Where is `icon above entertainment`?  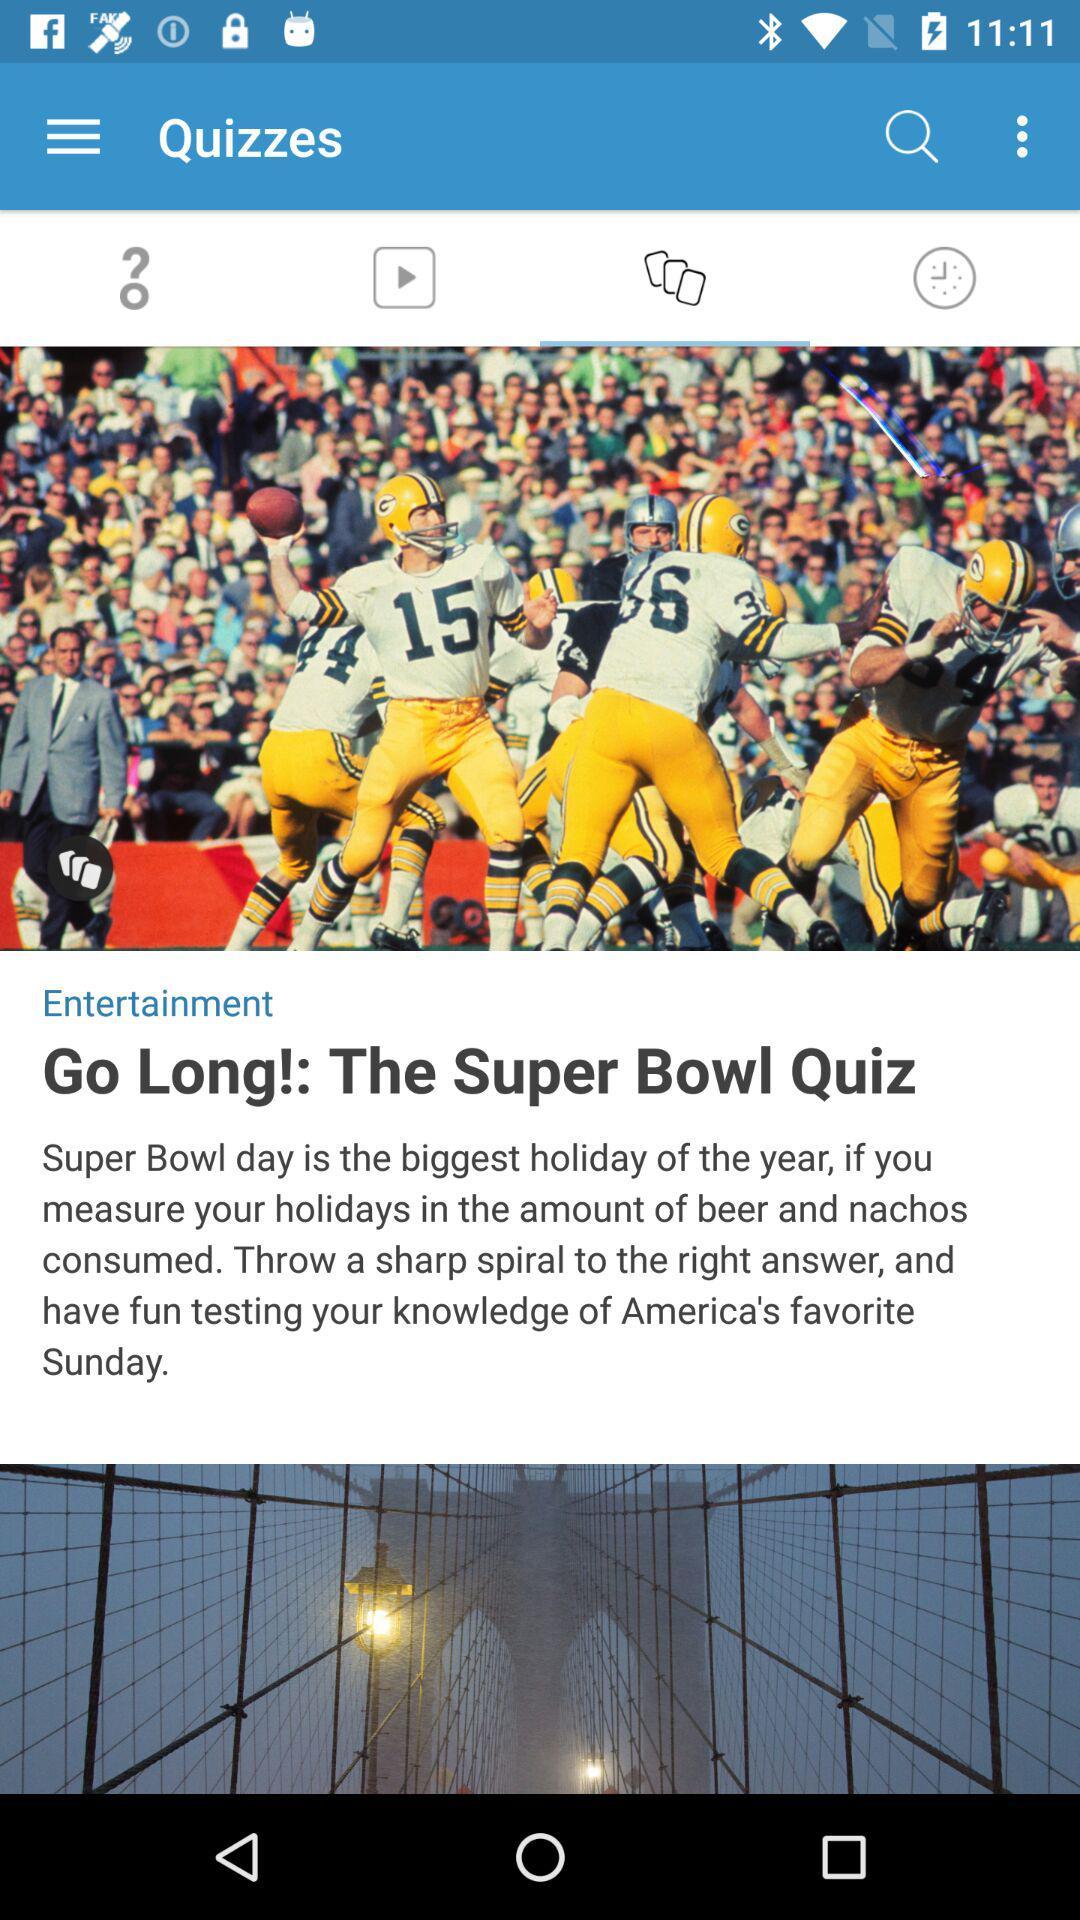 icon above entertainment is located at coordinates (79, 870).